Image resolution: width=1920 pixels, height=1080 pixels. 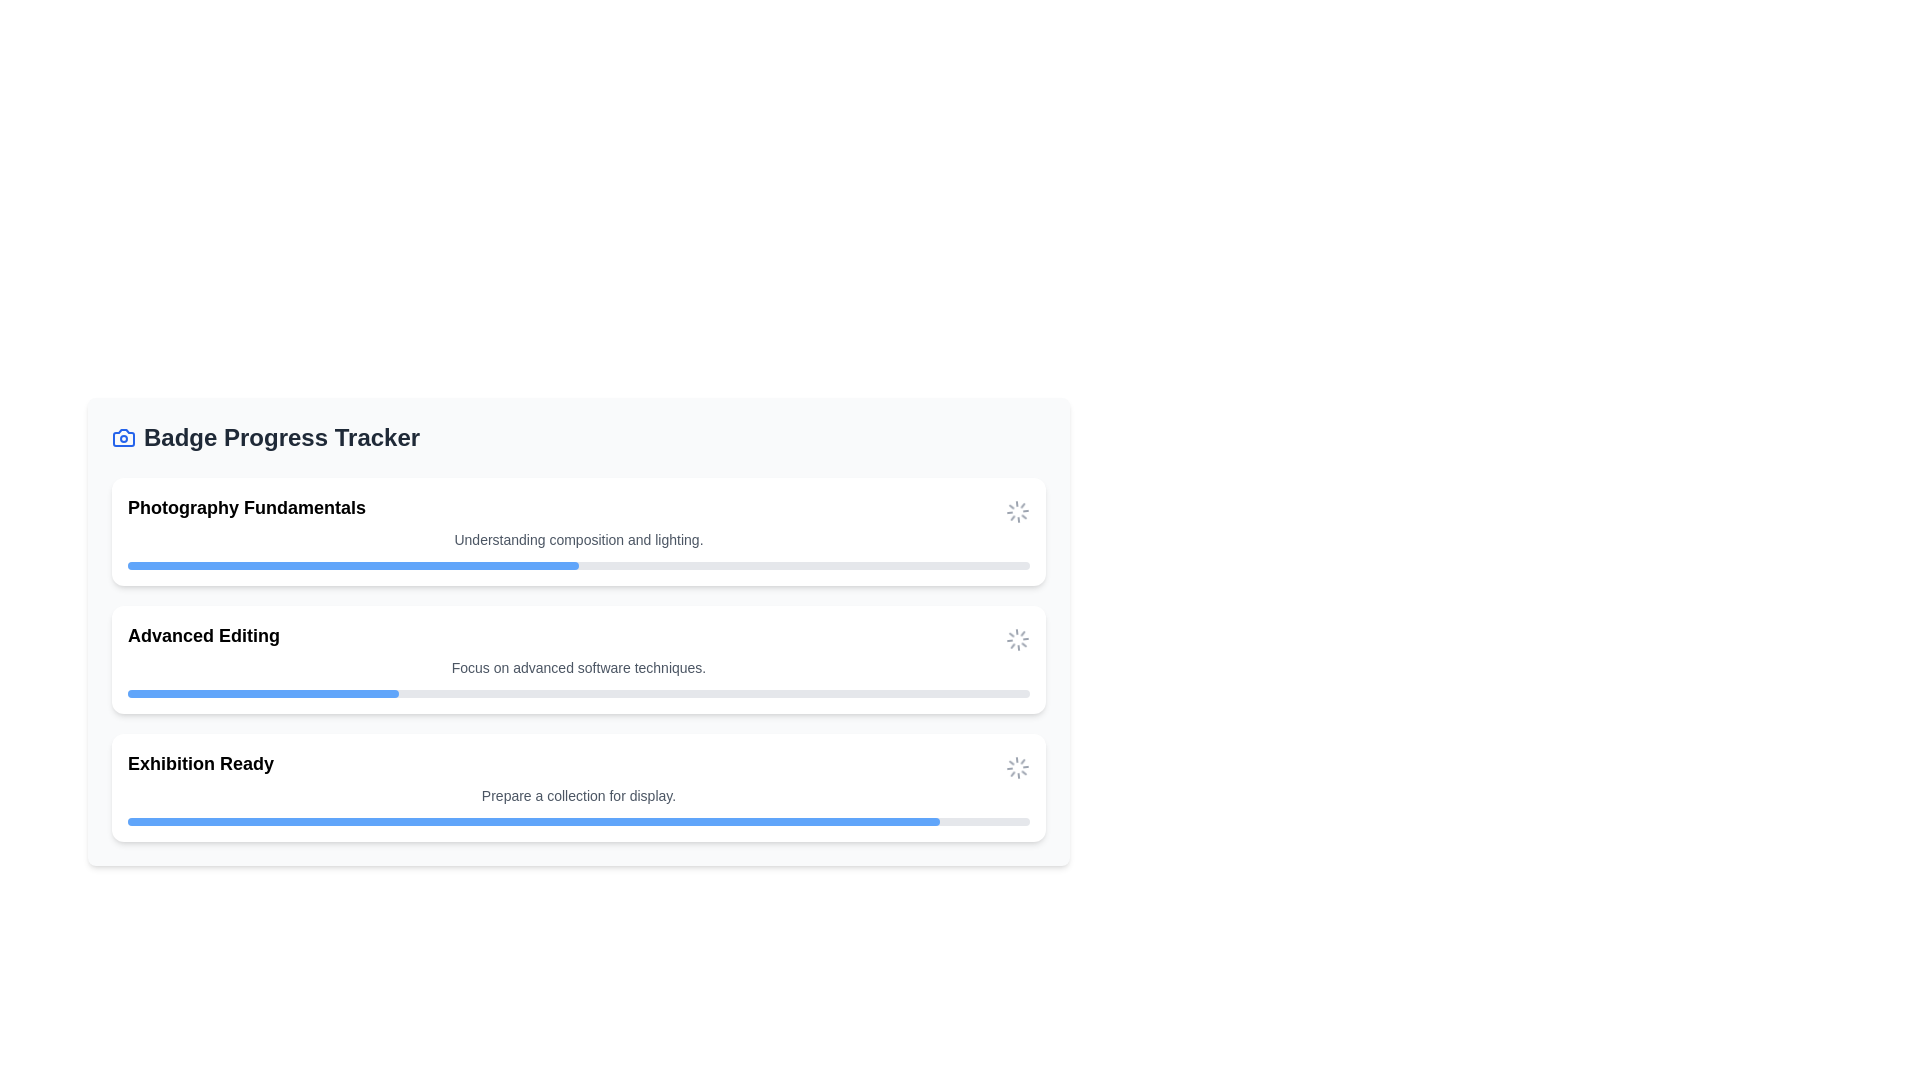 I want to click on the blue camera icon positioned at the top left corner of the 'Badge Progress Tracker' header text, so click(x=123, y=437).